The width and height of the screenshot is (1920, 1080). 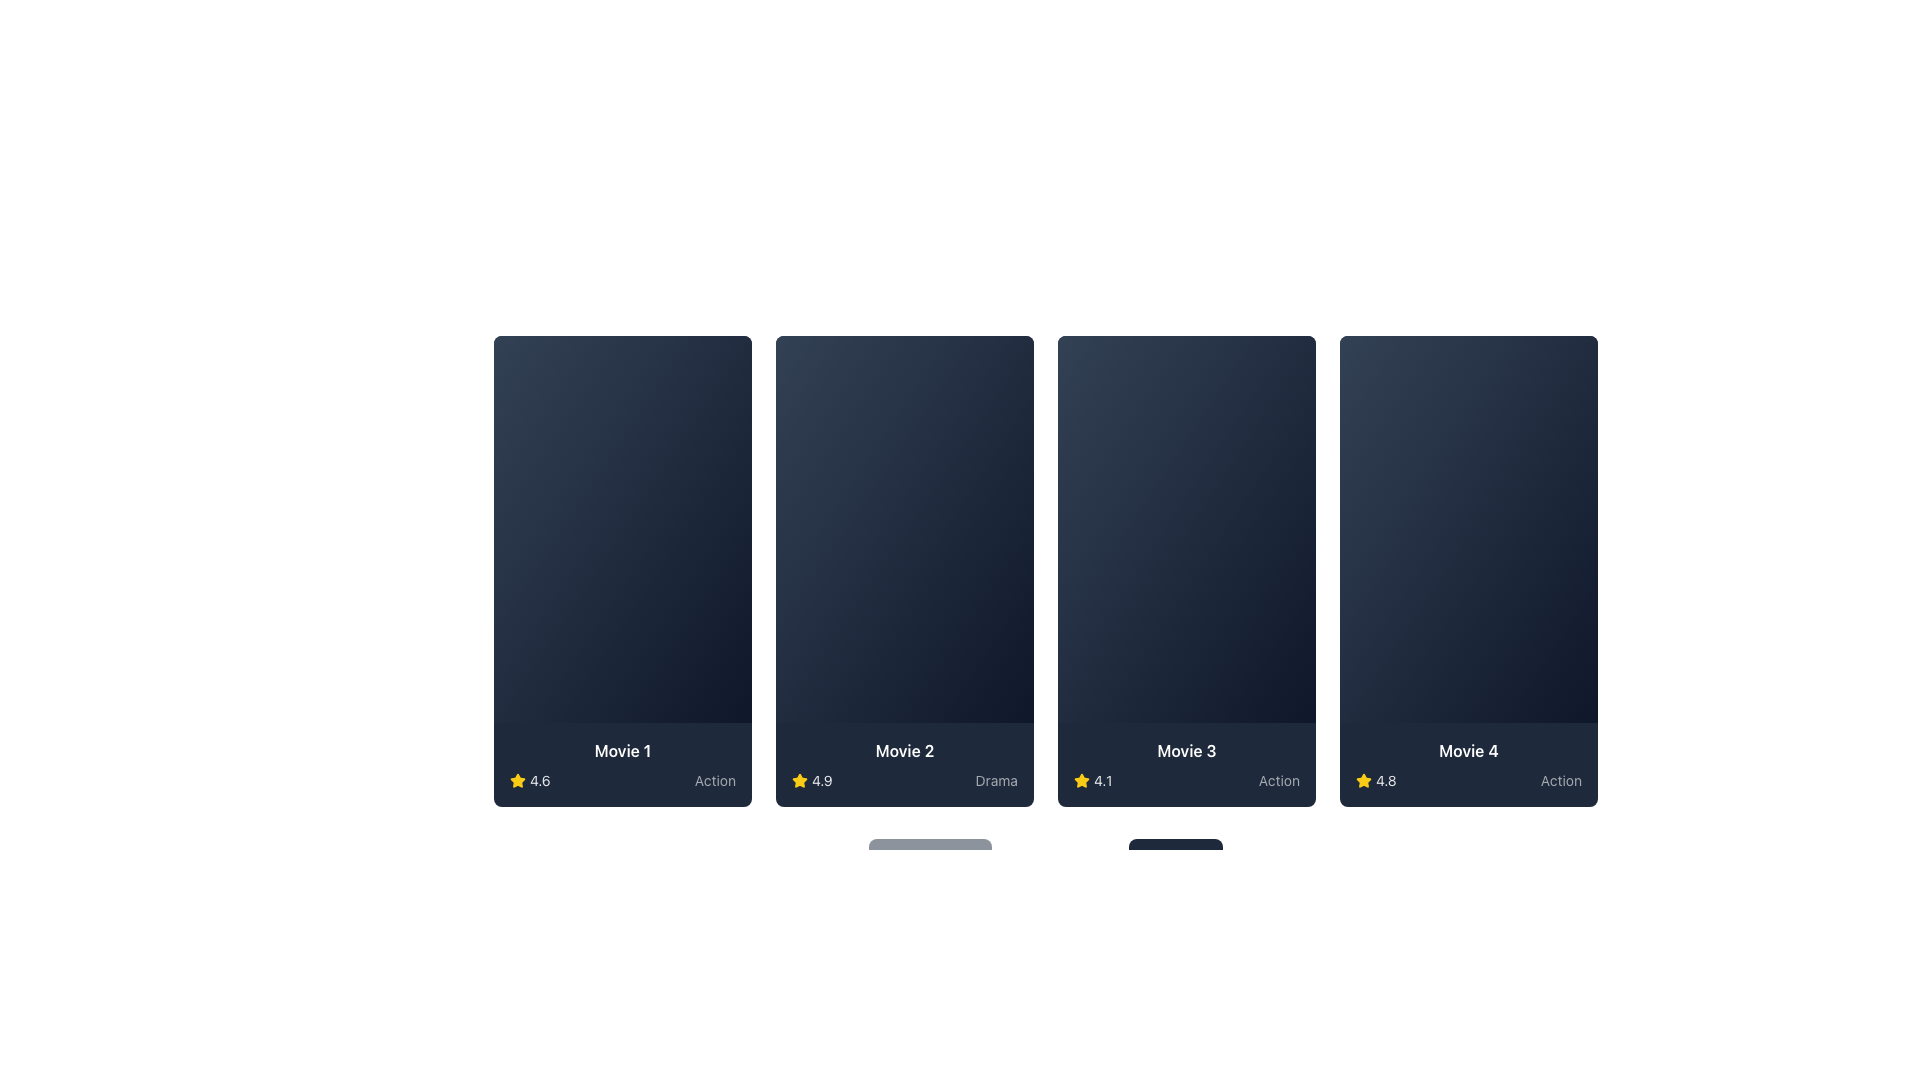 What do you see at coordinates (894, 858) in the screenshot?
I see `the Chevron Left icon, which is a back navigation button styled with the 'lucide-chevron-left' class` at bounding box center [894, 858].